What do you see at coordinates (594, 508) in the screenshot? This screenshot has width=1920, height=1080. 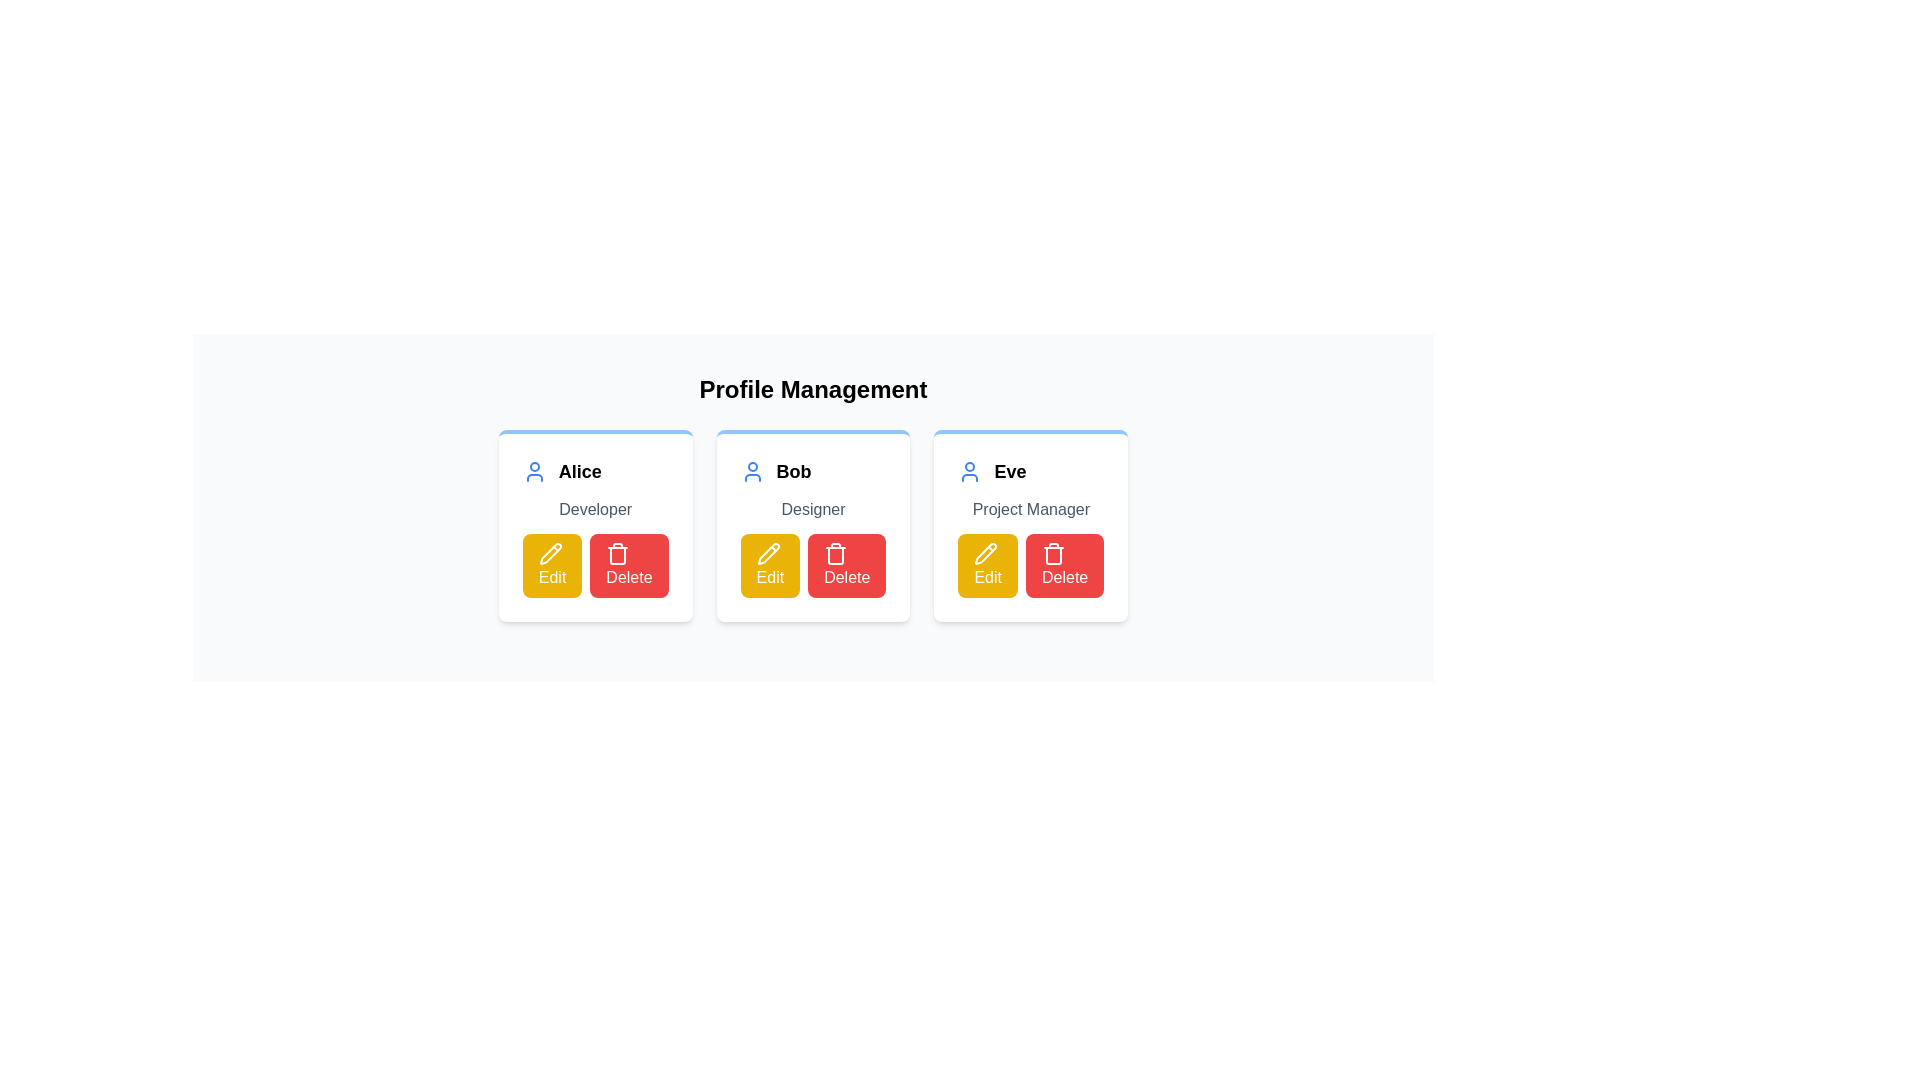 I see `the 'Developer' label, which is a gray text label located directly below the name 'Alice' in the user profile card` at bounding box center [594, 508].